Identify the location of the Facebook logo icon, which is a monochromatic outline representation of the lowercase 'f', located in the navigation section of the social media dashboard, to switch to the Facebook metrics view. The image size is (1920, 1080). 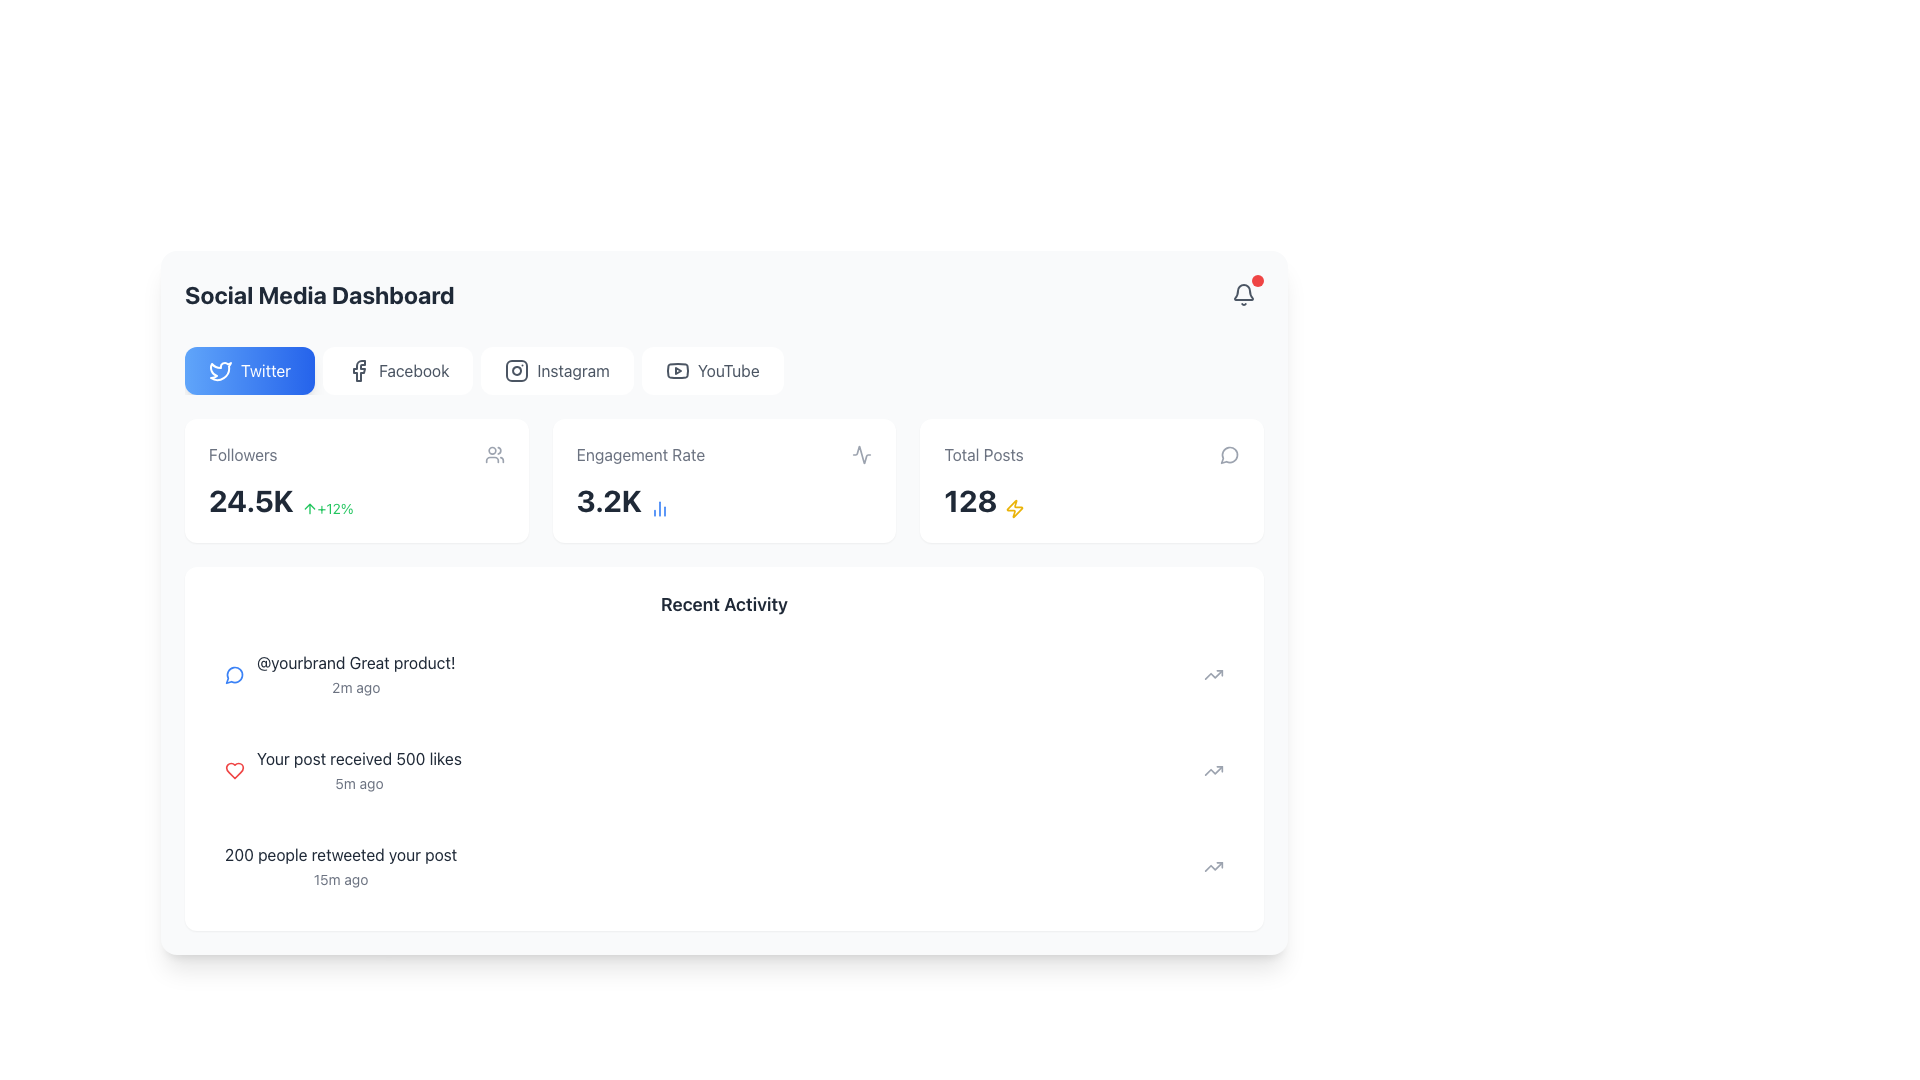
(359, 370).